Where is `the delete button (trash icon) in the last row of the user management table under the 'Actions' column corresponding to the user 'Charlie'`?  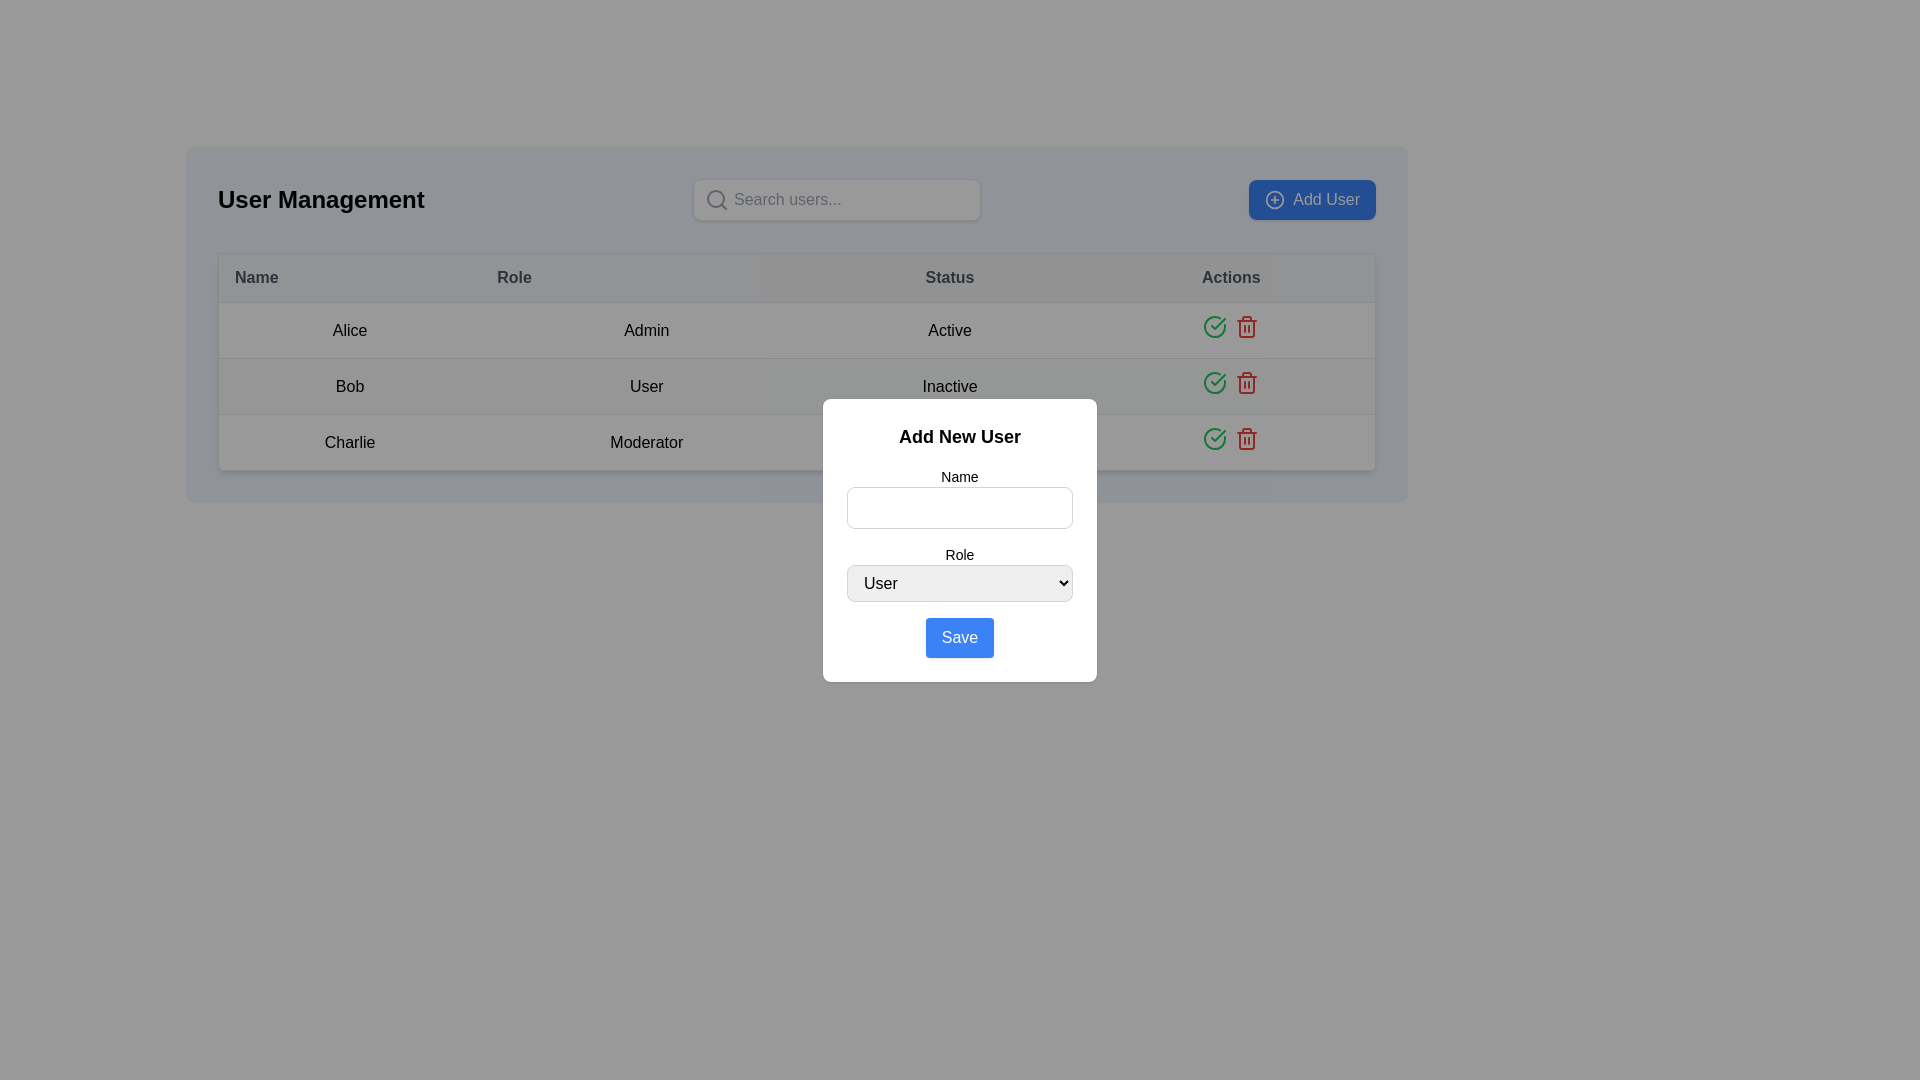
the delete button (trash icon) in the last row of the user management table under the 'Actions' column corresponding to the user 'Charlie' is located at coordinates (1246, 438).